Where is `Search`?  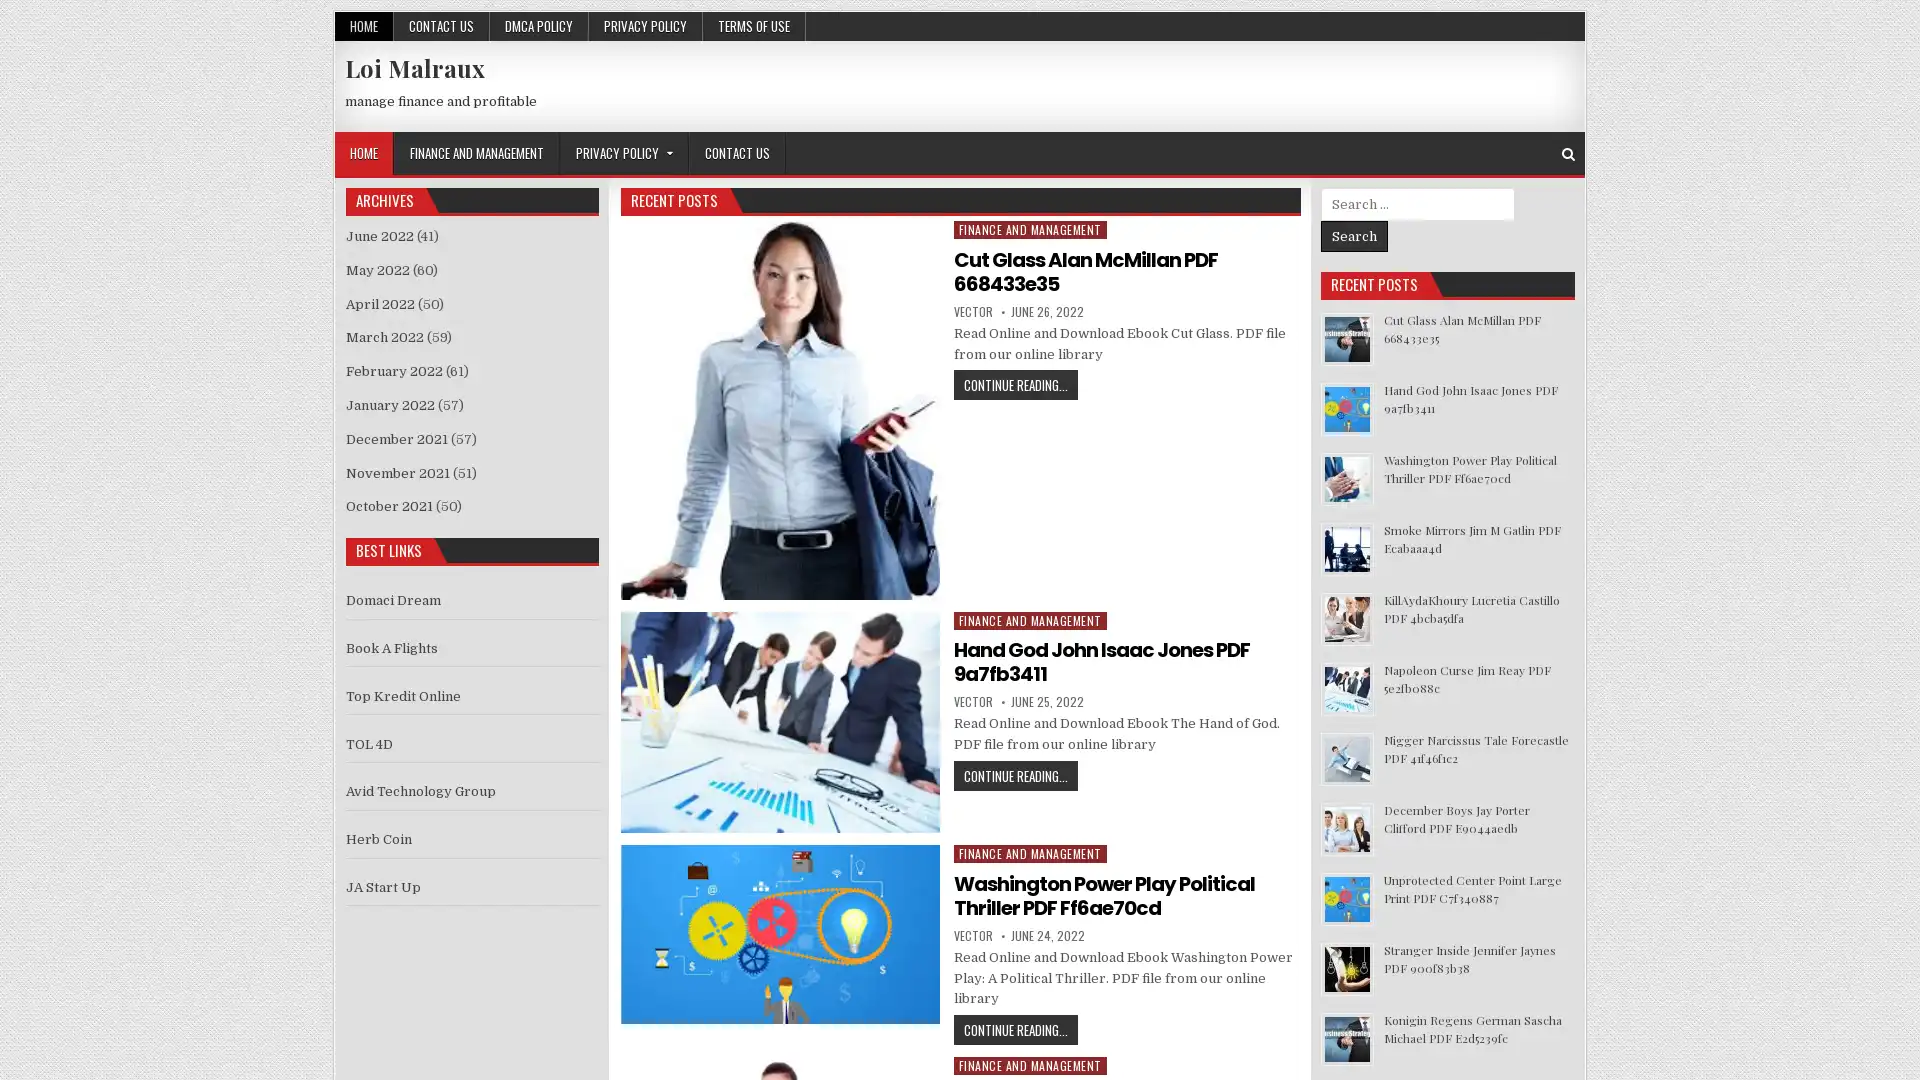 Search is located at coordinates (1354, 235).